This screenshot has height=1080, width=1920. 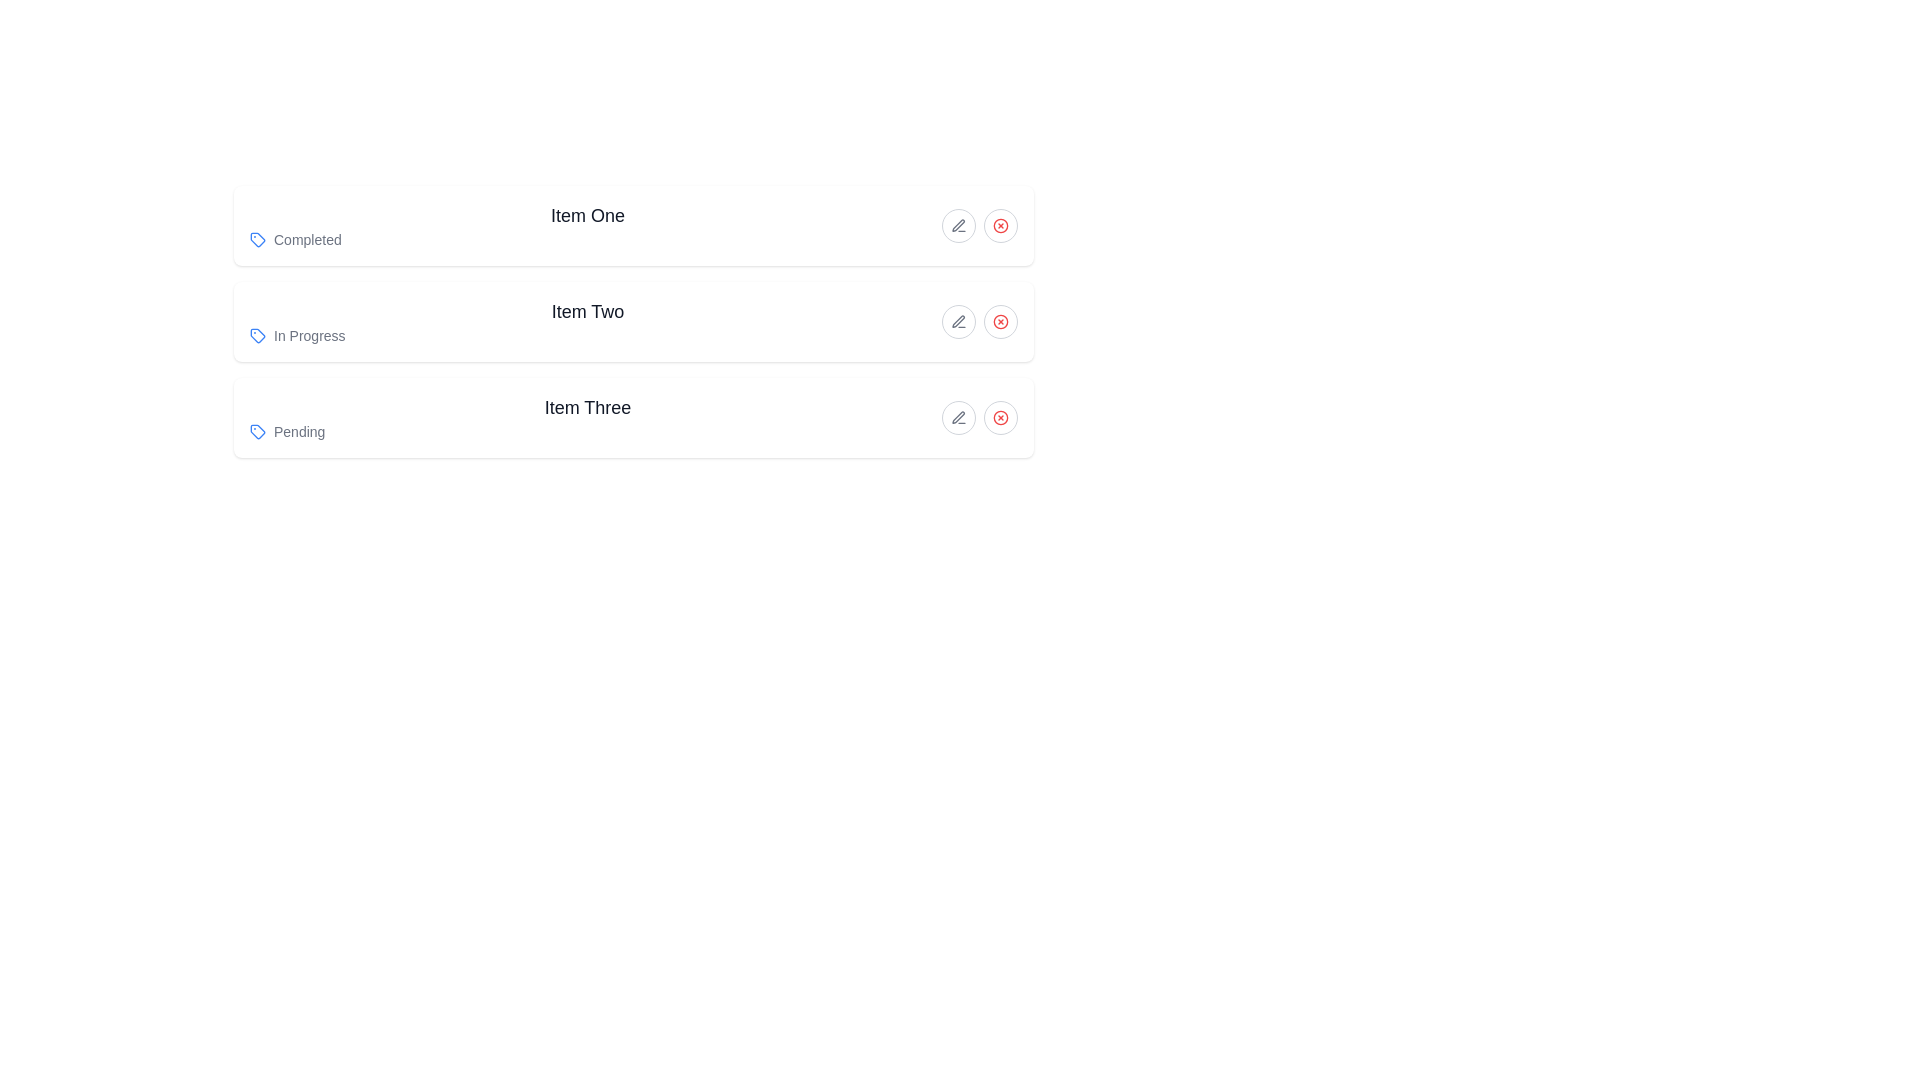 I want to click on the leftmost icon indicating the status 'In Progress' within the vertical list of categories, so click(x=257, y=334).